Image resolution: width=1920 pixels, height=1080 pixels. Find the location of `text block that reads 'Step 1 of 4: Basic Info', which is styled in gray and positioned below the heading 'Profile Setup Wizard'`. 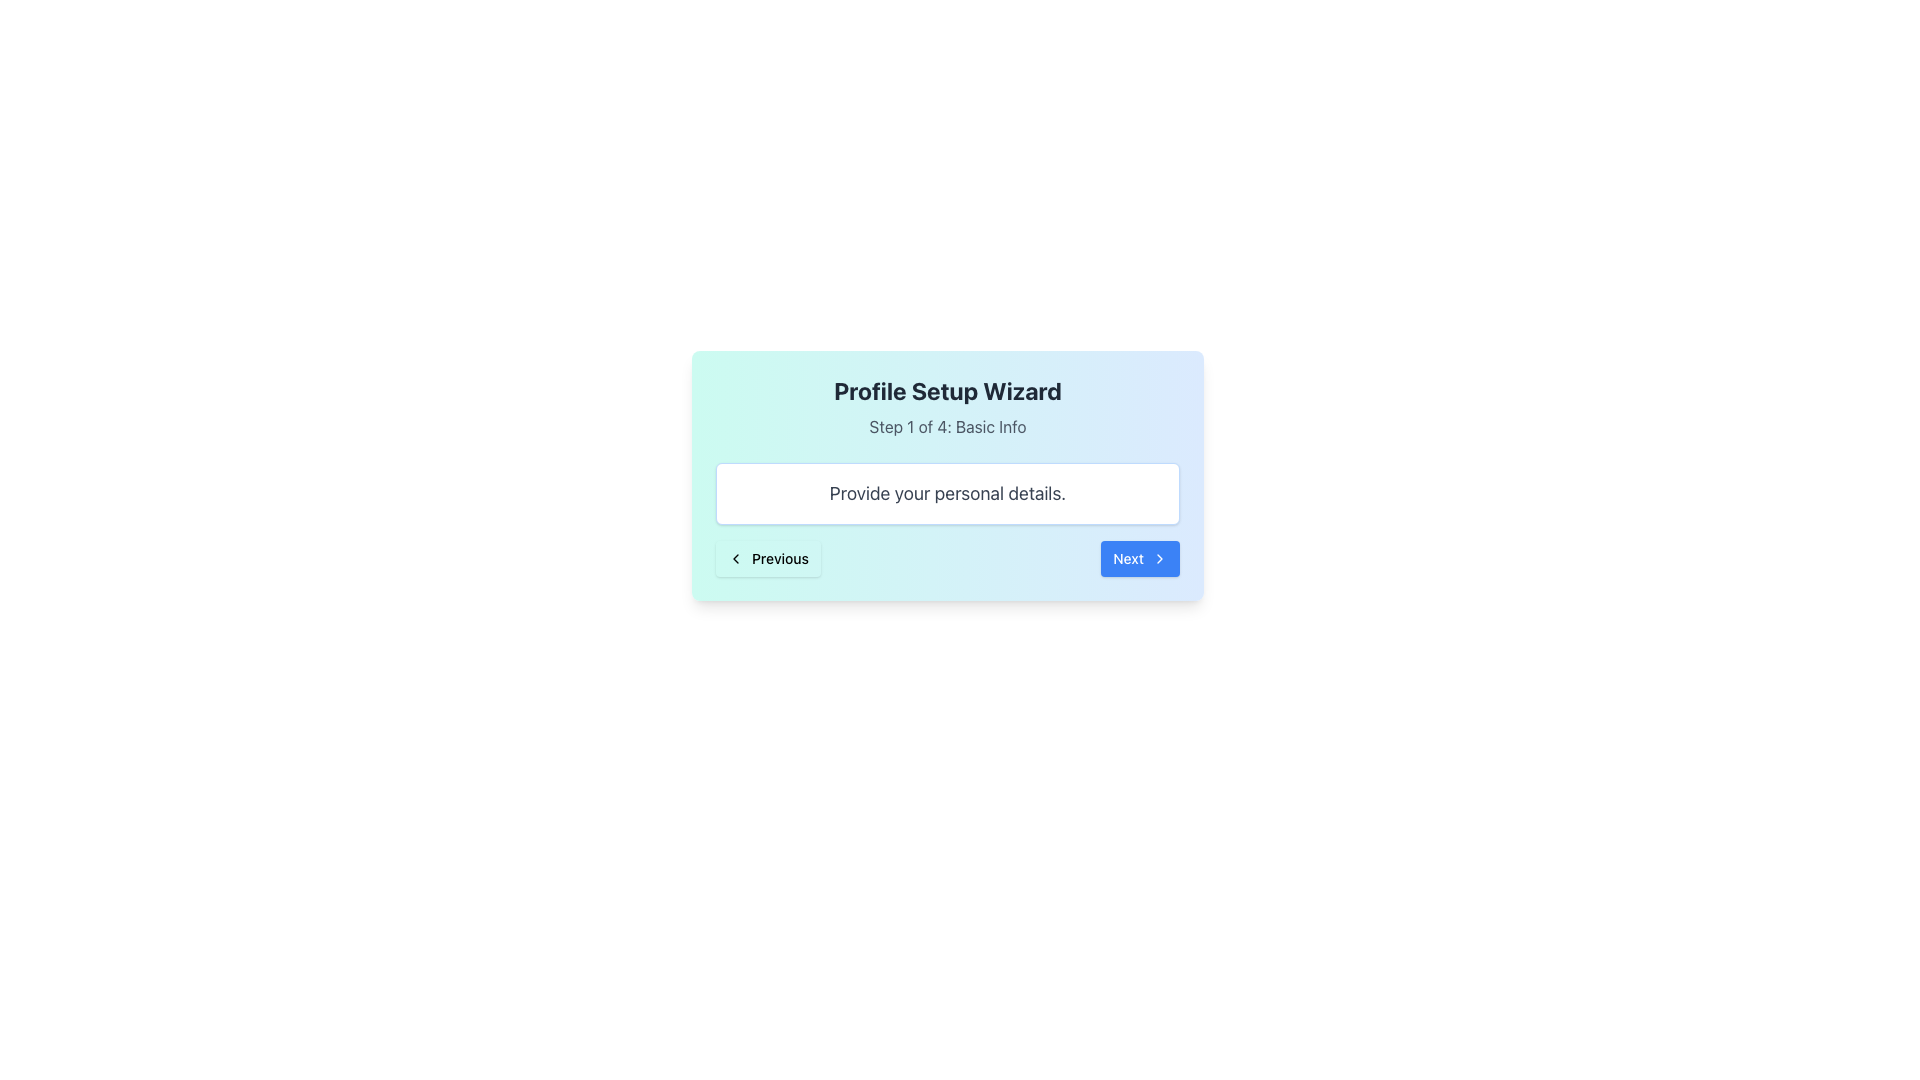

text block that reads 'Step 1 of 4: Basic Info', which is styled in gray and positioned below the heading 'Profile Setup Wizard' is located at coordinates (947, 426).